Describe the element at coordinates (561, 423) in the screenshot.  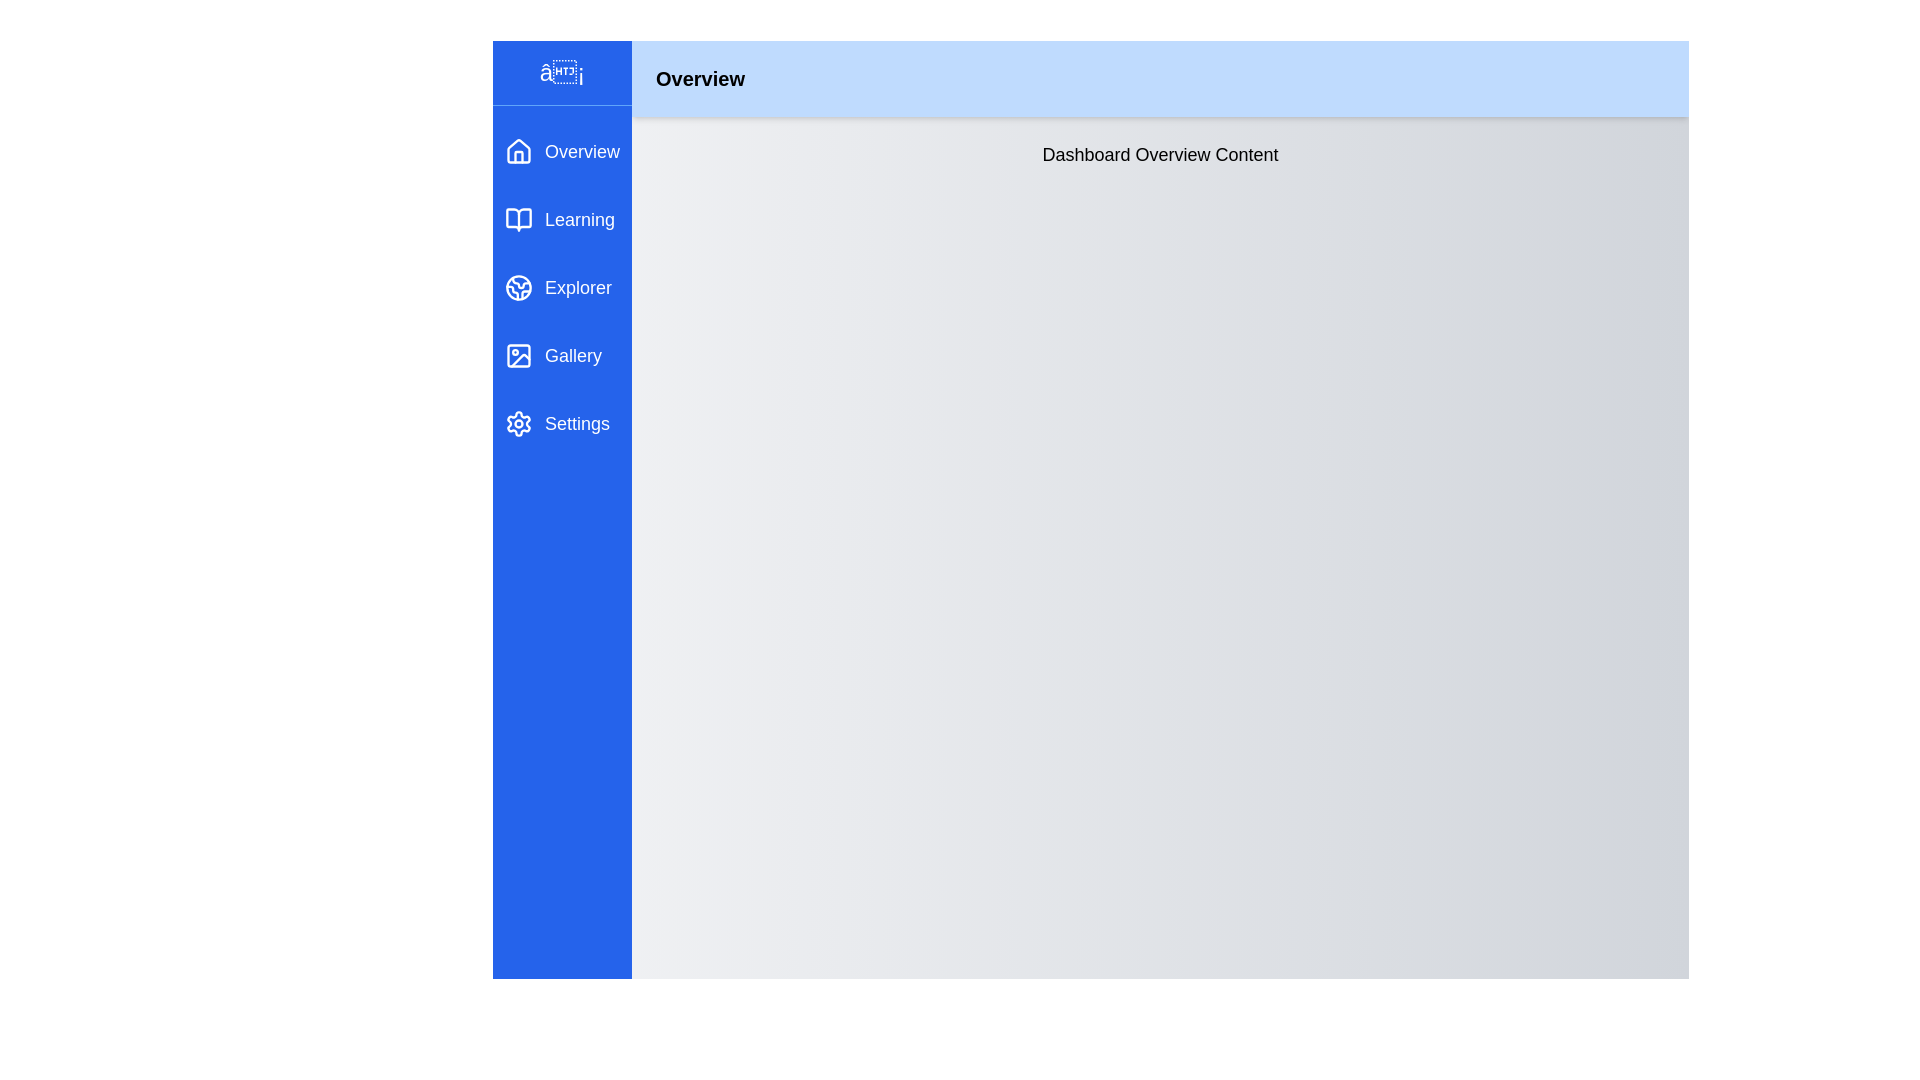
I see `the 'Settings' button in the left-aligned sidebar navigation menu` at that location.